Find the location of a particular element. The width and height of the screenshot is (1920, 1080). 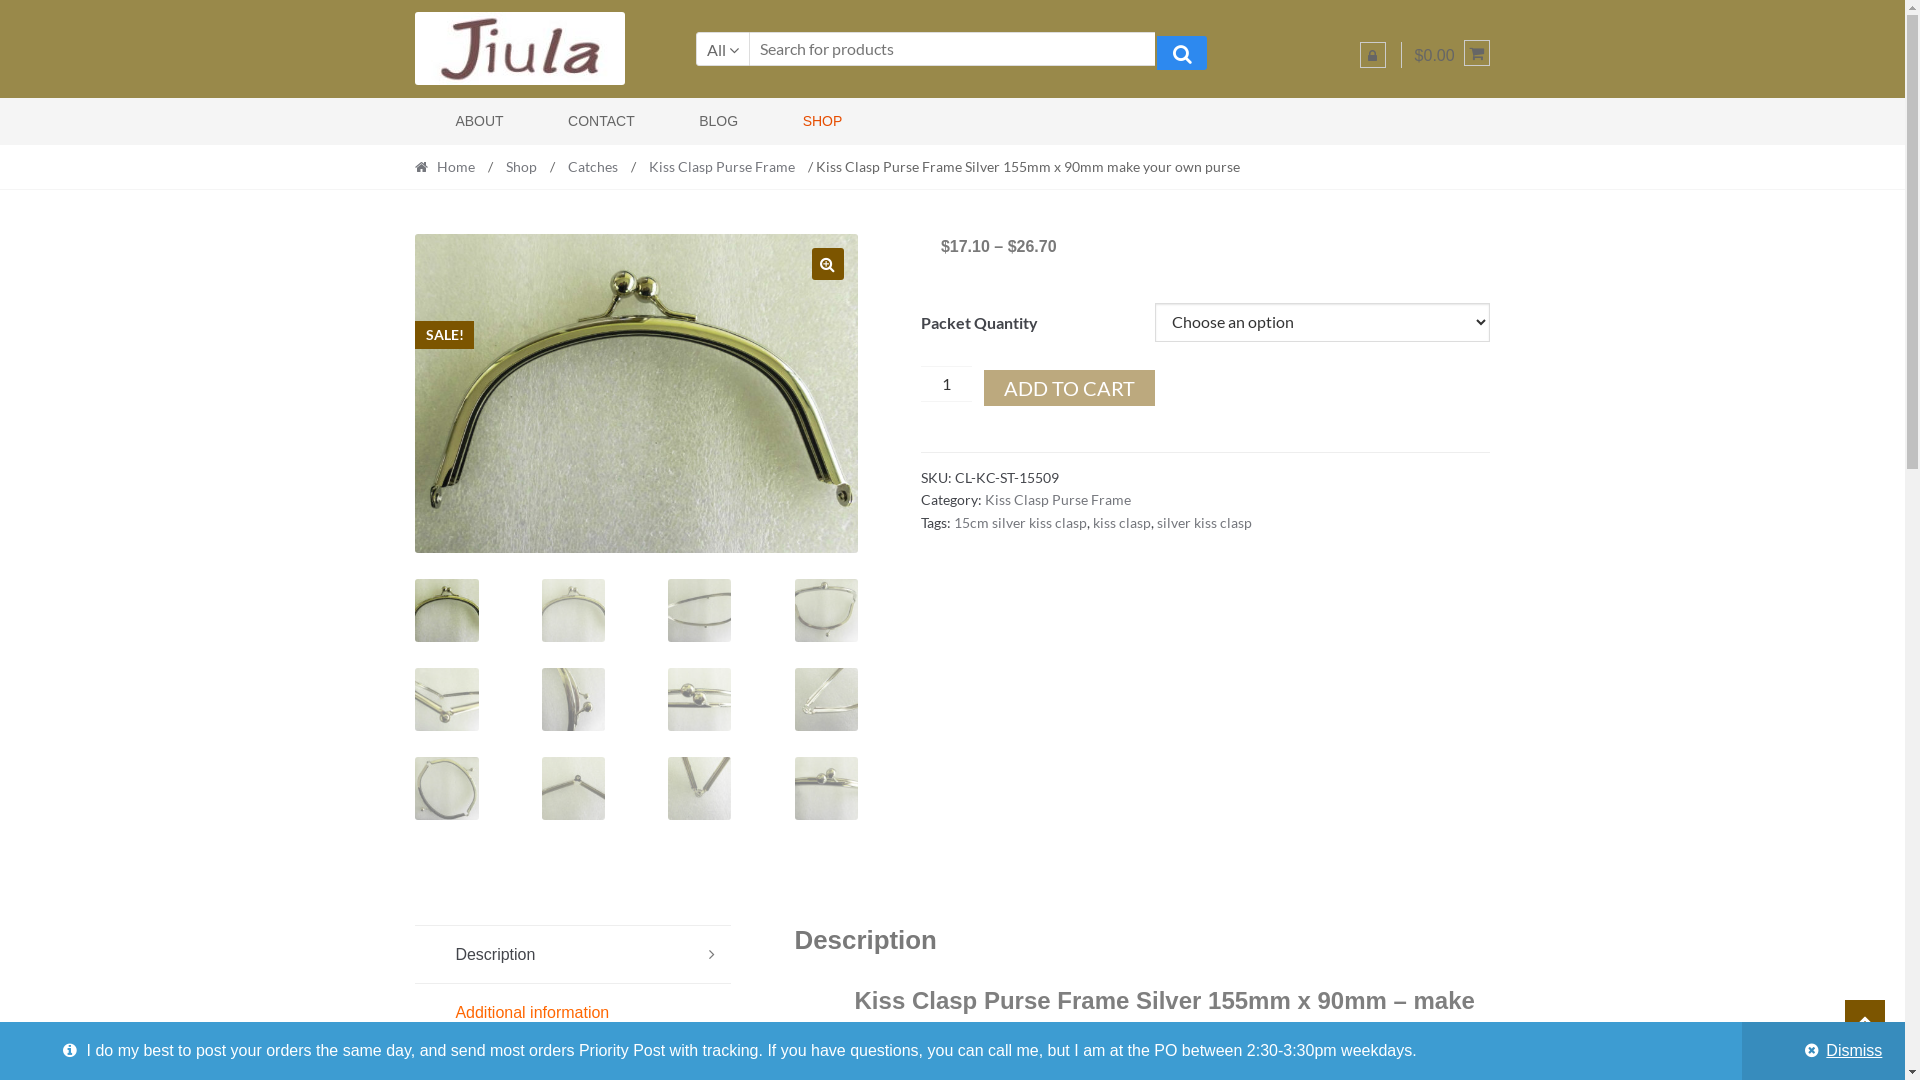

'BLOG' is located at coordinates (698, 121).